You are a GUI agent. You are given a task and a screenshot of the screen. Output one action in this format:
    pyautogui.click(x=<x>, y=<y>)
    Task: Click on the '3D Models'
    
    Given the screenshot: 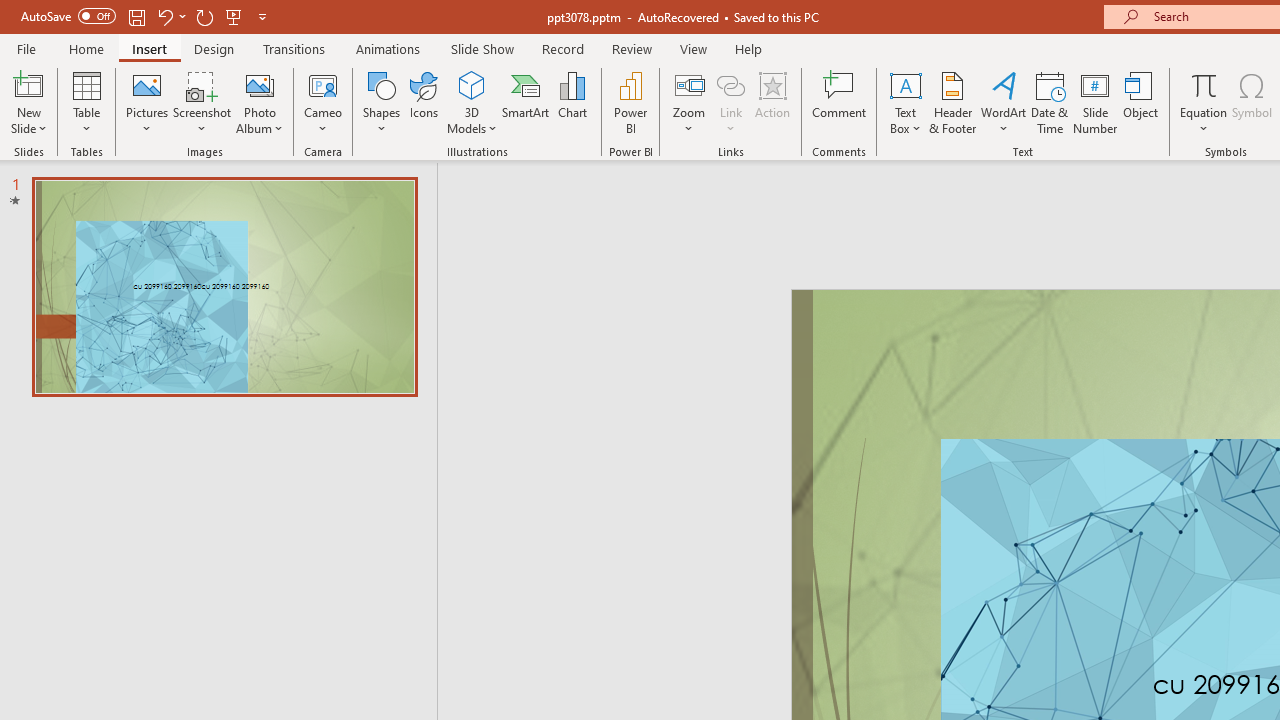 What is the action you would take?
    pyautogui.click(x=471, y=103)
    